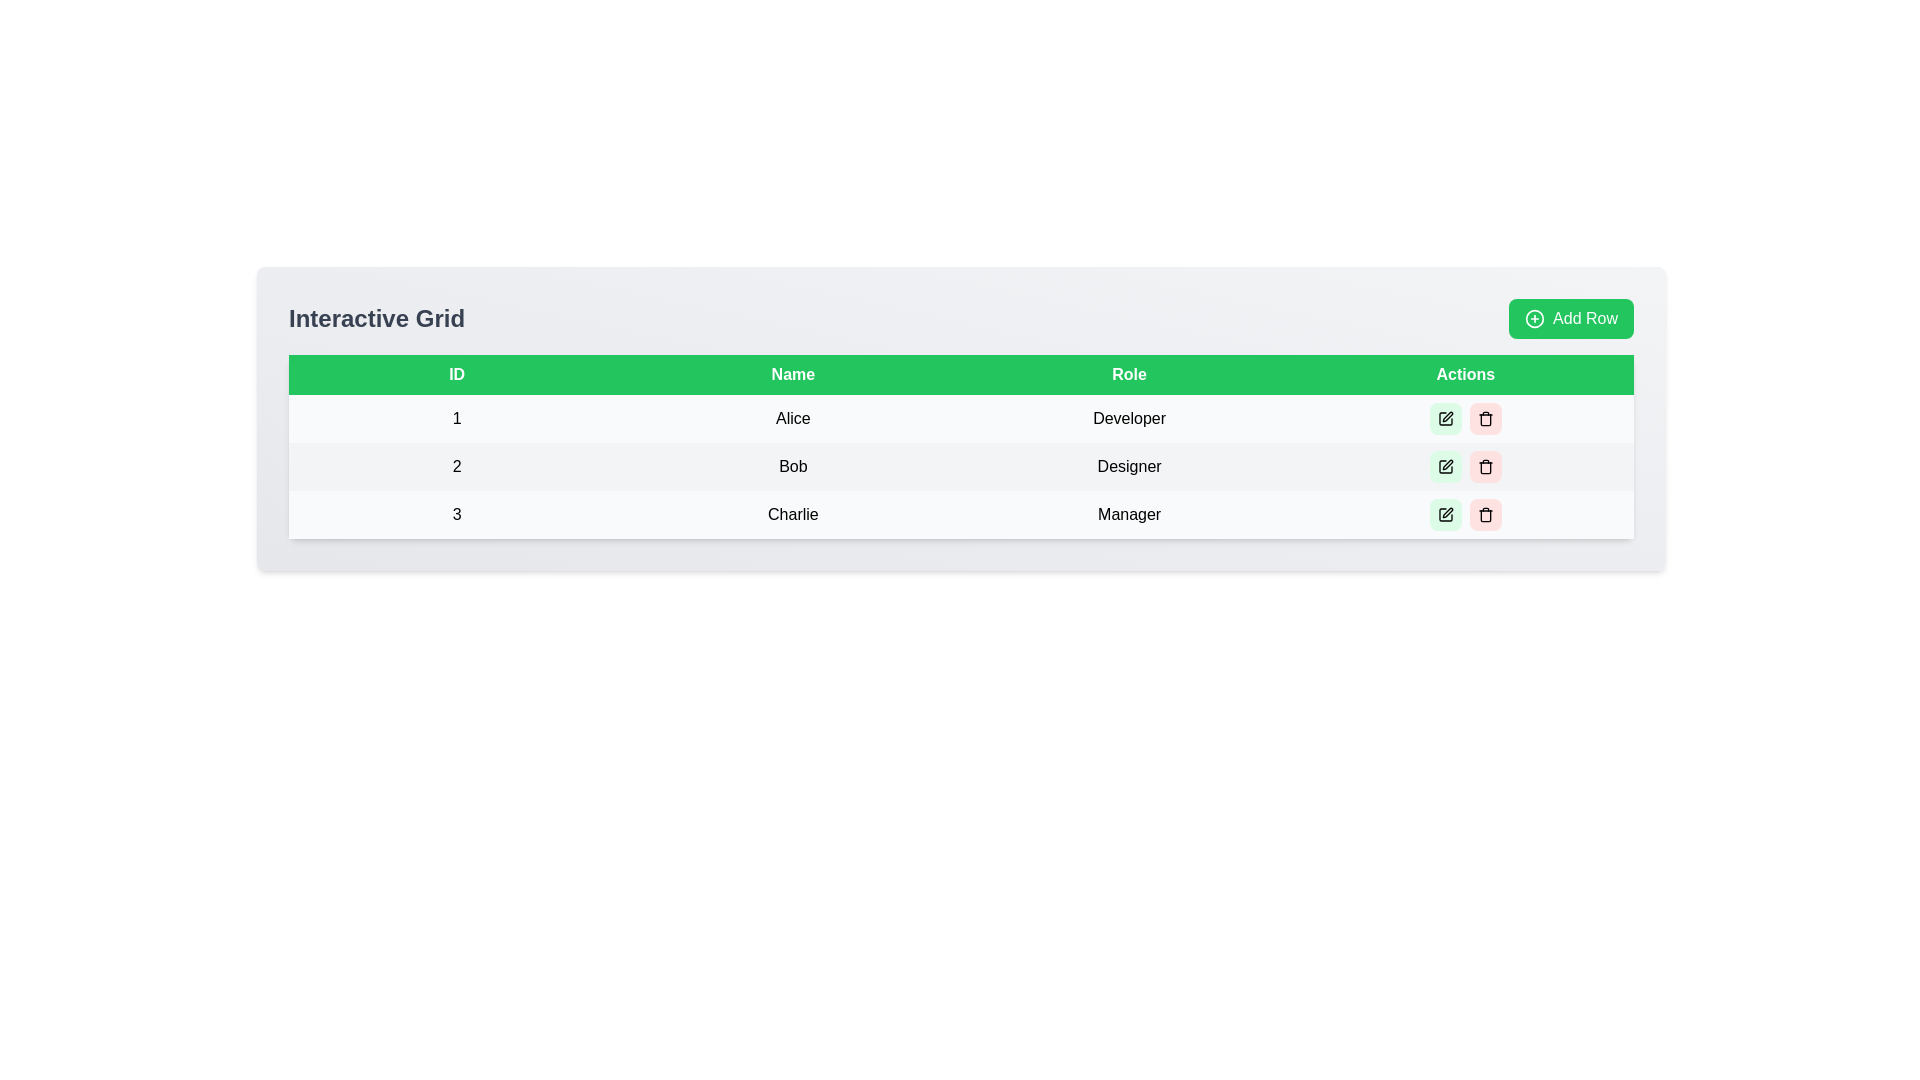 This screenshot has height=1080, width=1920. What do you see at coordinates (1129, 514) in the screenshot?
I see `the text element displaying 'Manager' in the Role column for the individual named 'Charlie' in row ID 3` at bounding box center [1129, 514].